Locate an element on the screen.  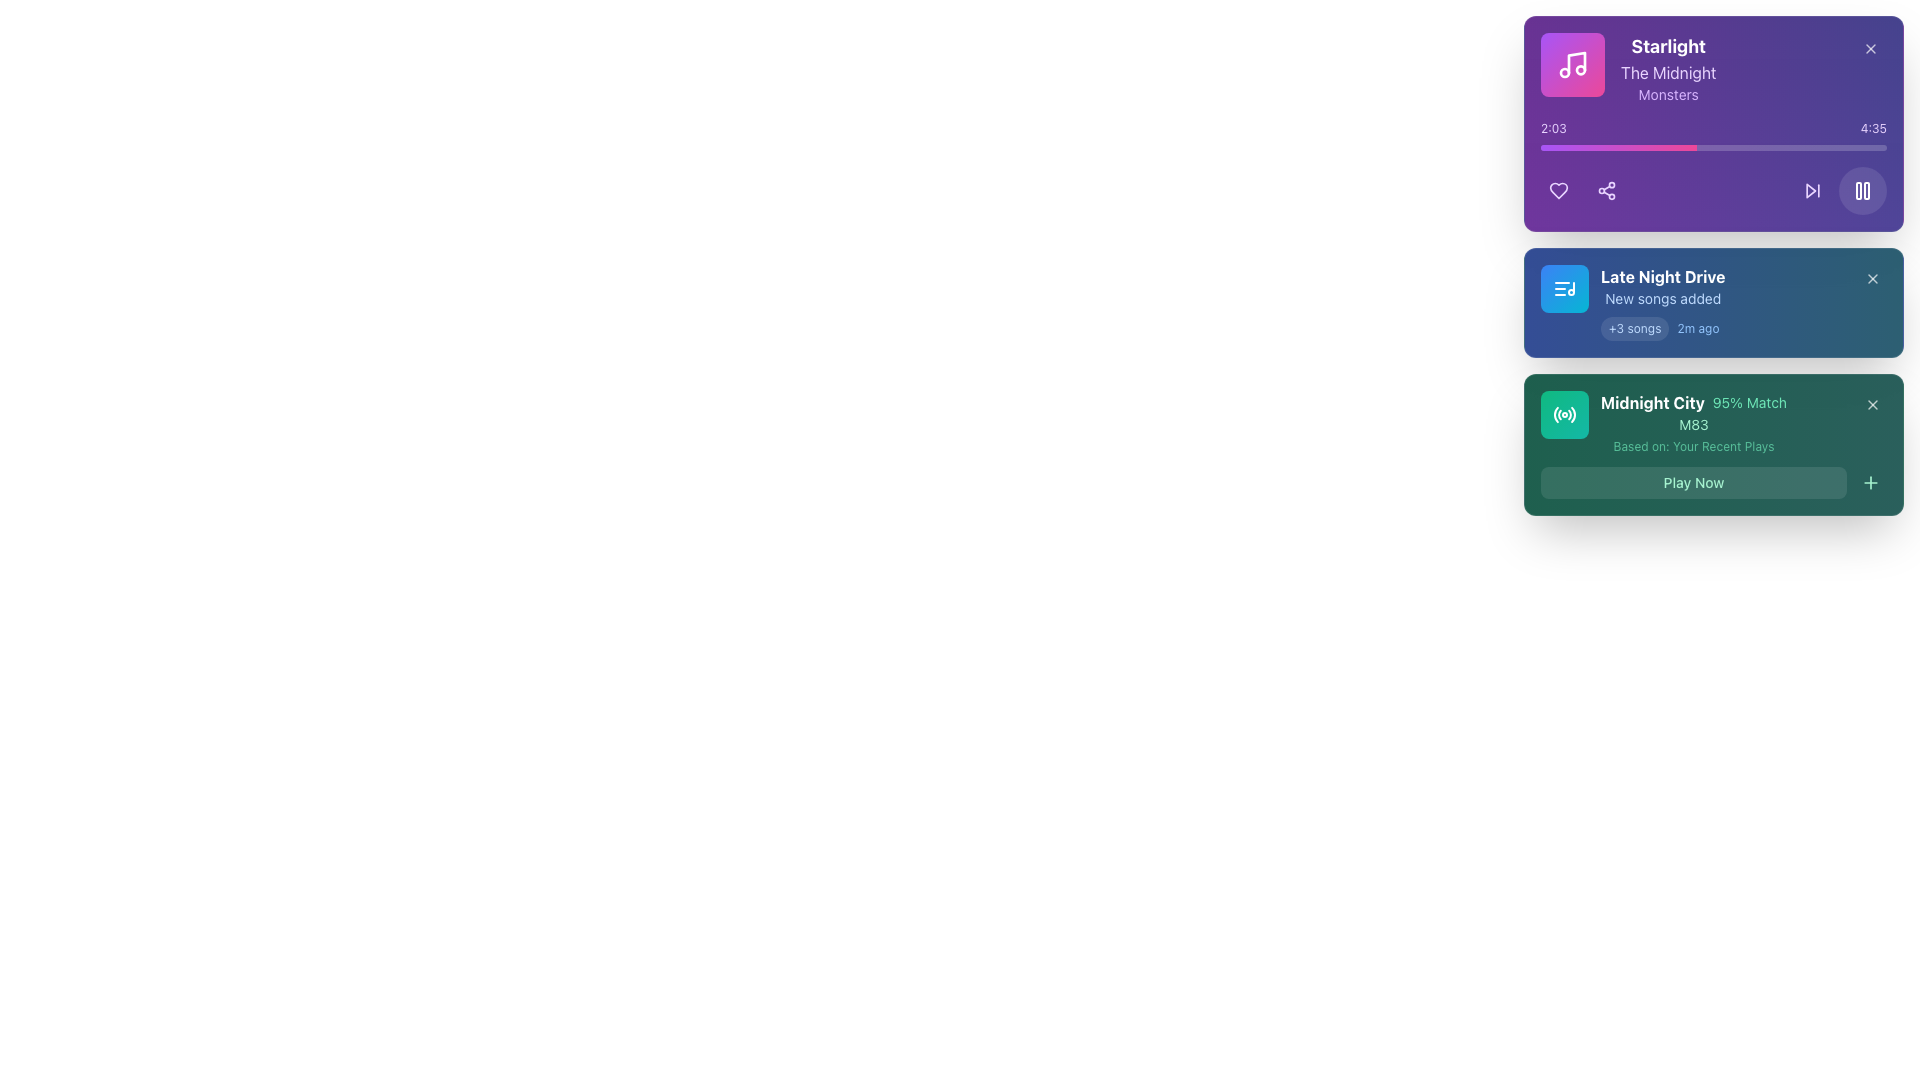
the close button located at the top-right corner of the 'Starlight' notification card is located at coordinates (1870, 48).